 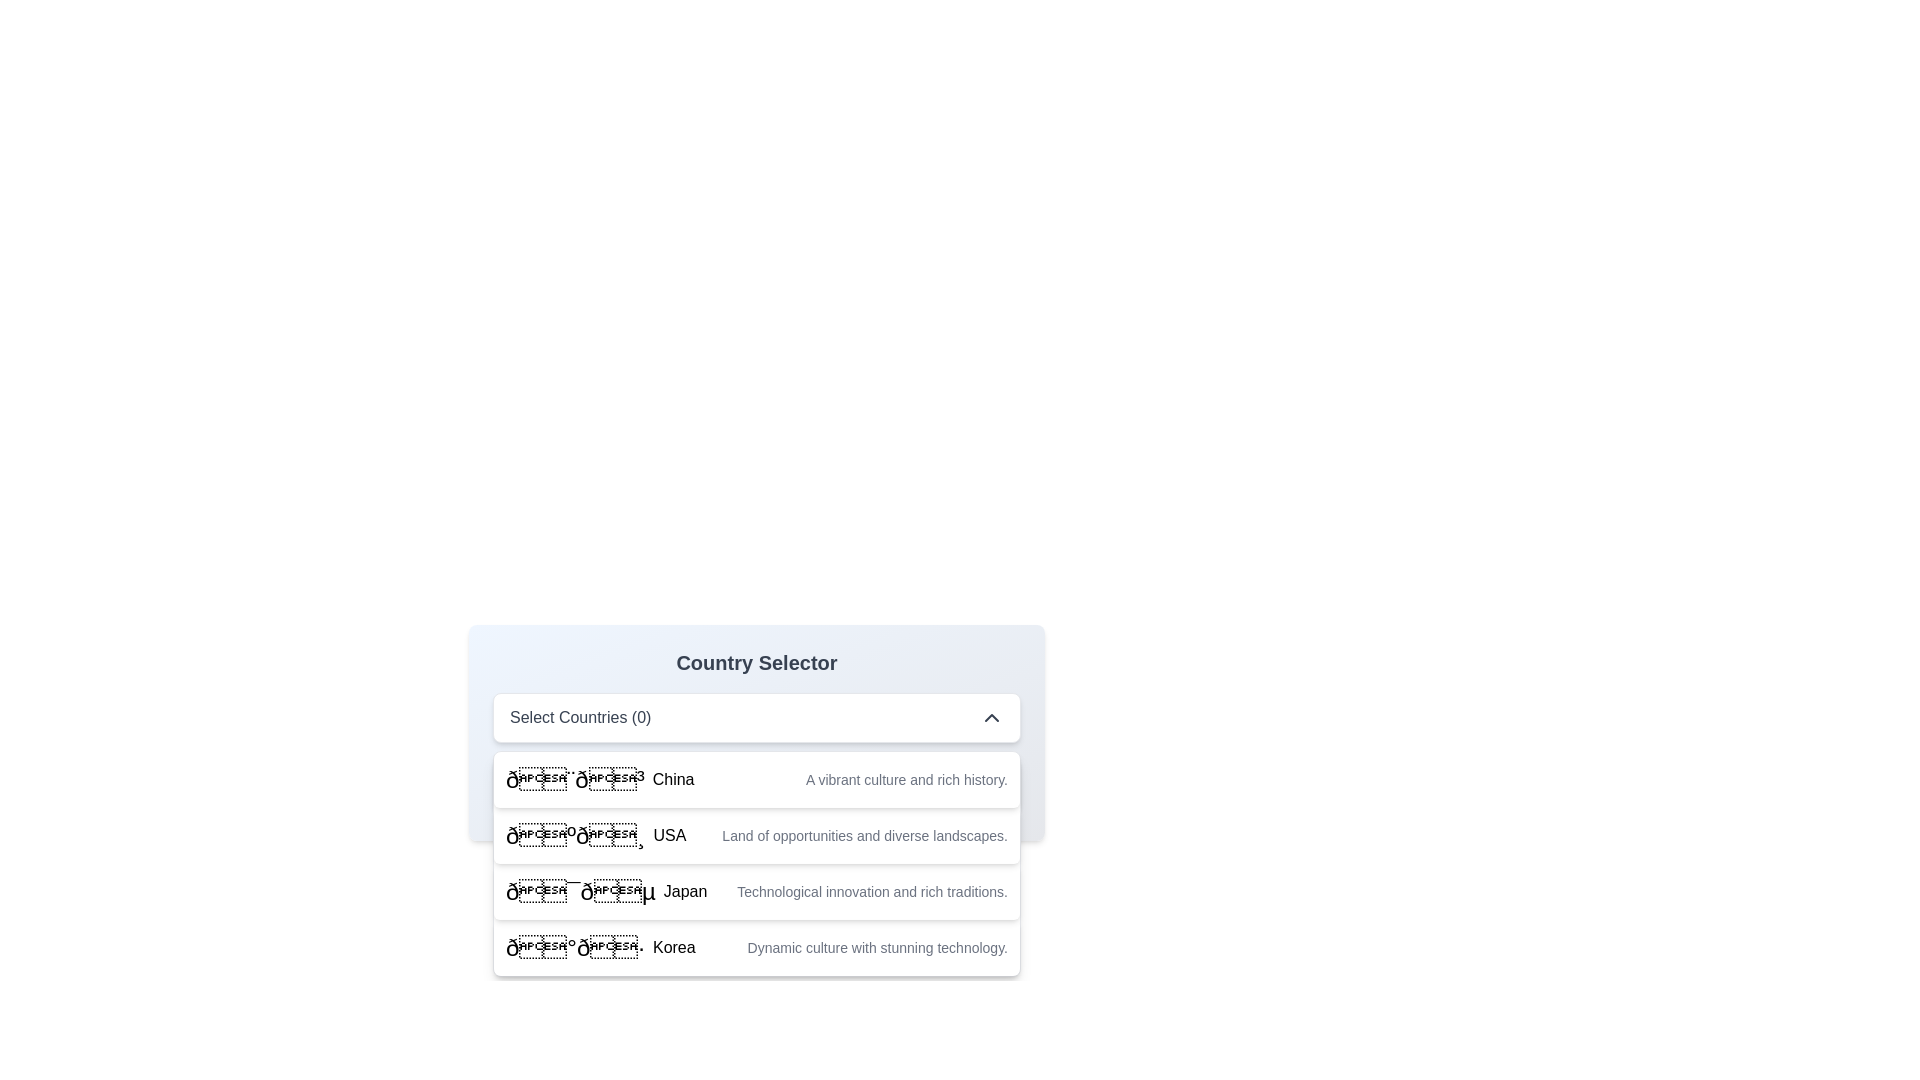 I want to click on the static text label for the United States in the country selection dropdown, so click(x=669, y=836).